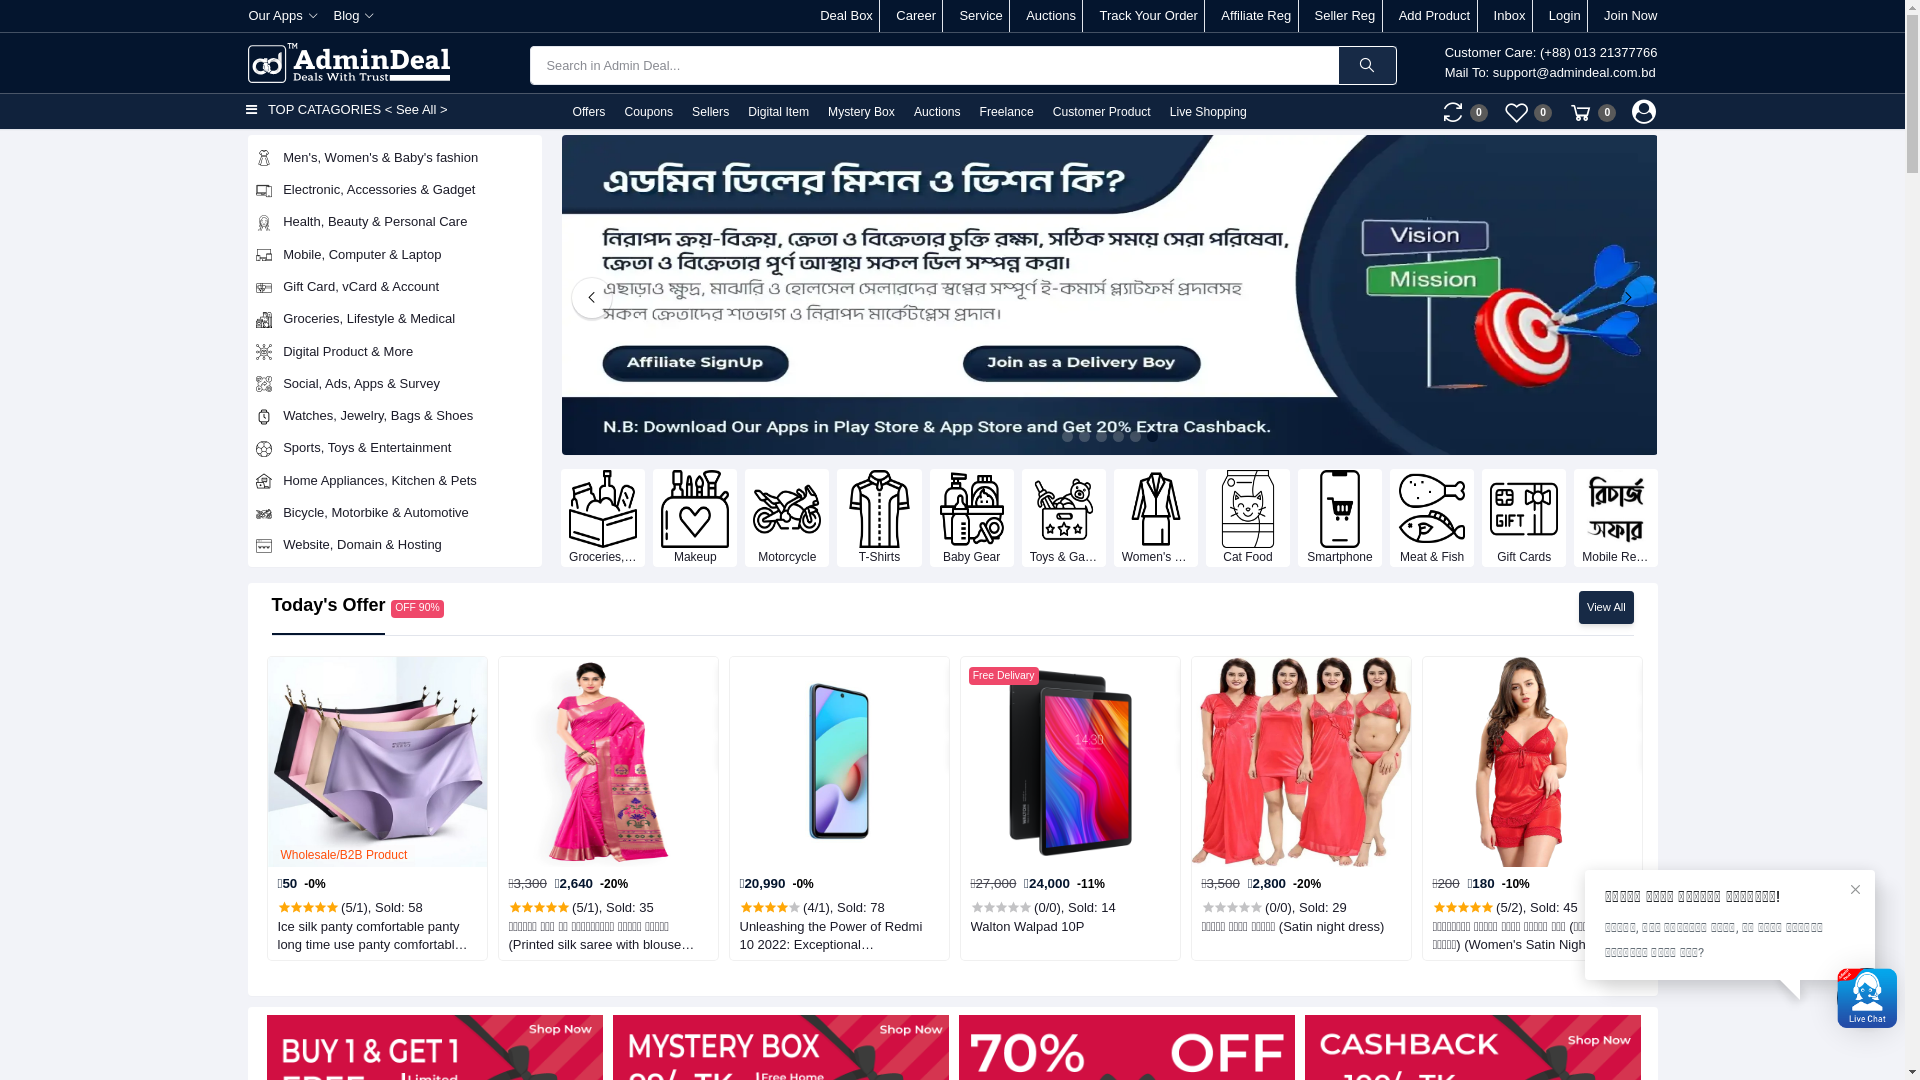 Image resolution: width=1920 pixels, height=1080 pixels. Describe the element at coordinates (1603, 15) in the screenshot. I see `'Join Now'` at that location.